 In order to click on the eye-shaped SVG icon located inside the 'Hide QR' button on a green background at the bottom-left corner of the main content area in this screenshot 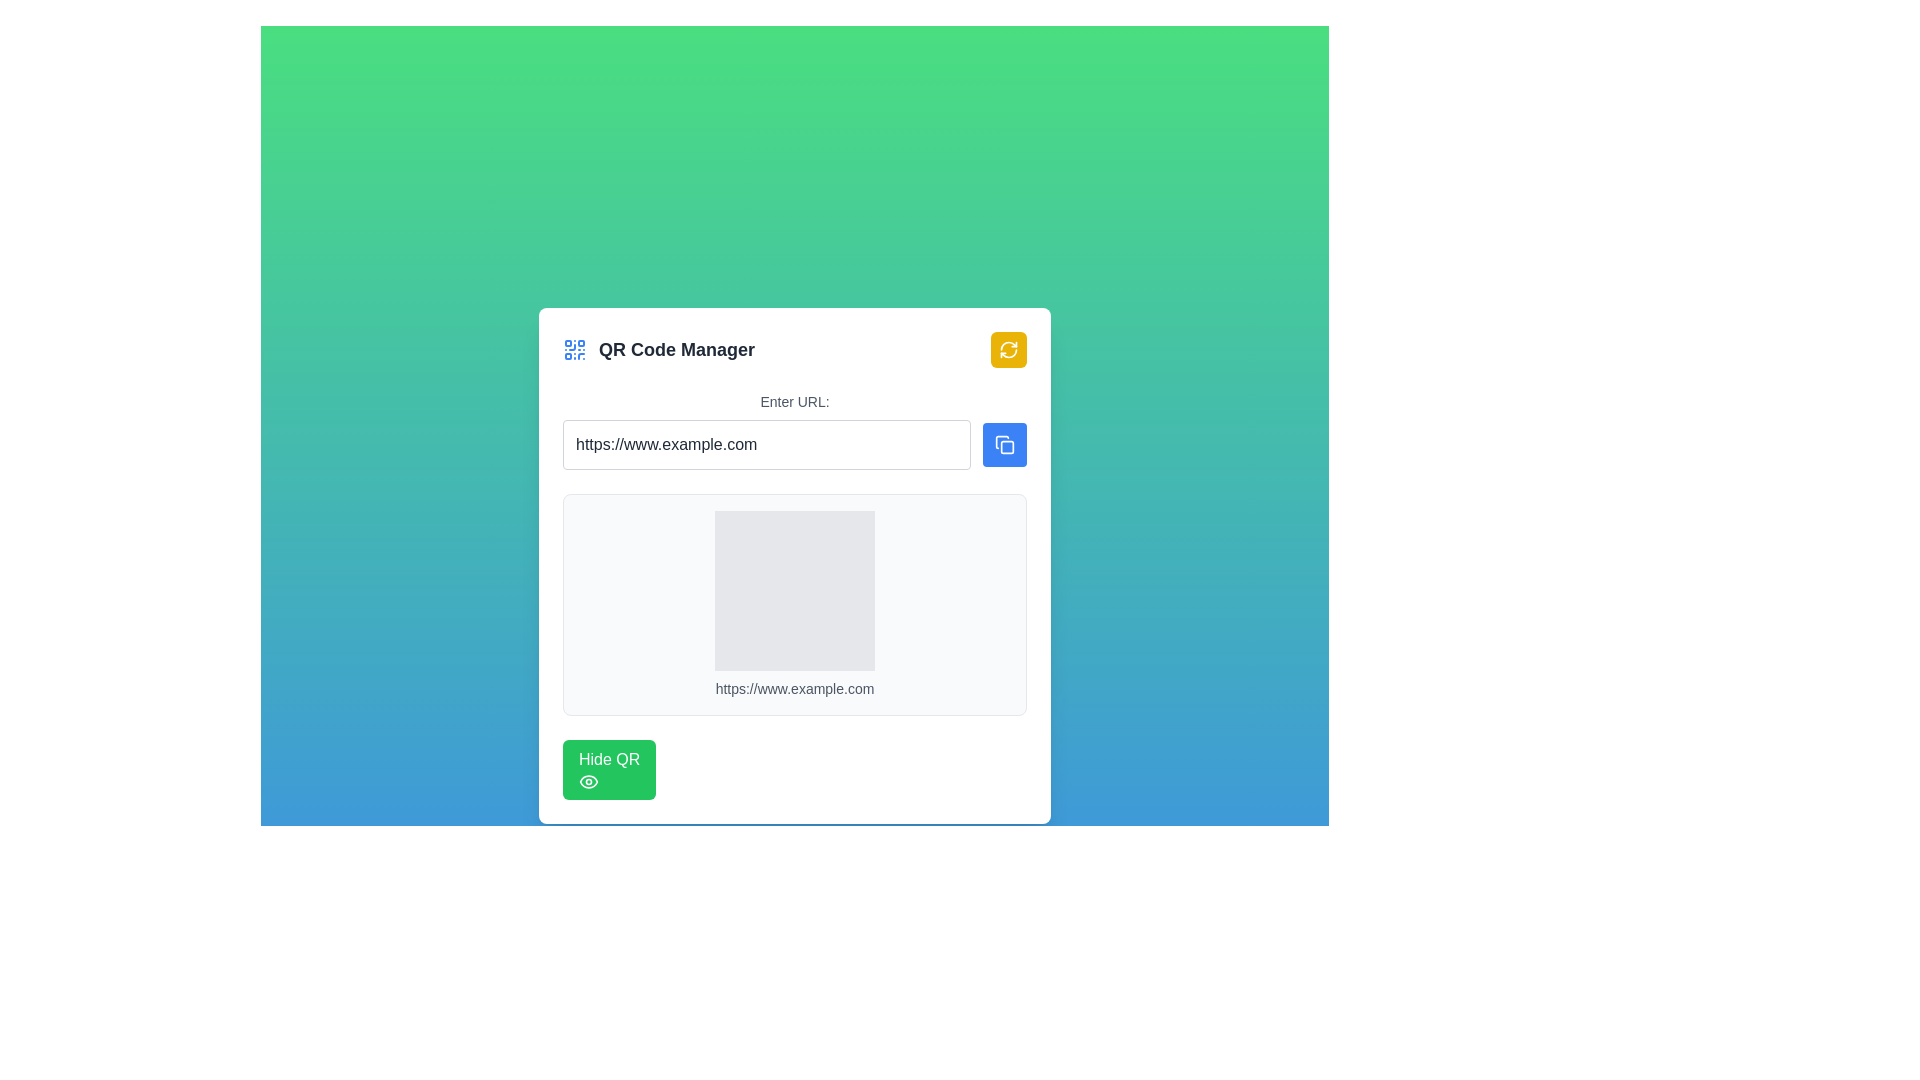, I will do `click(588, 781)`.